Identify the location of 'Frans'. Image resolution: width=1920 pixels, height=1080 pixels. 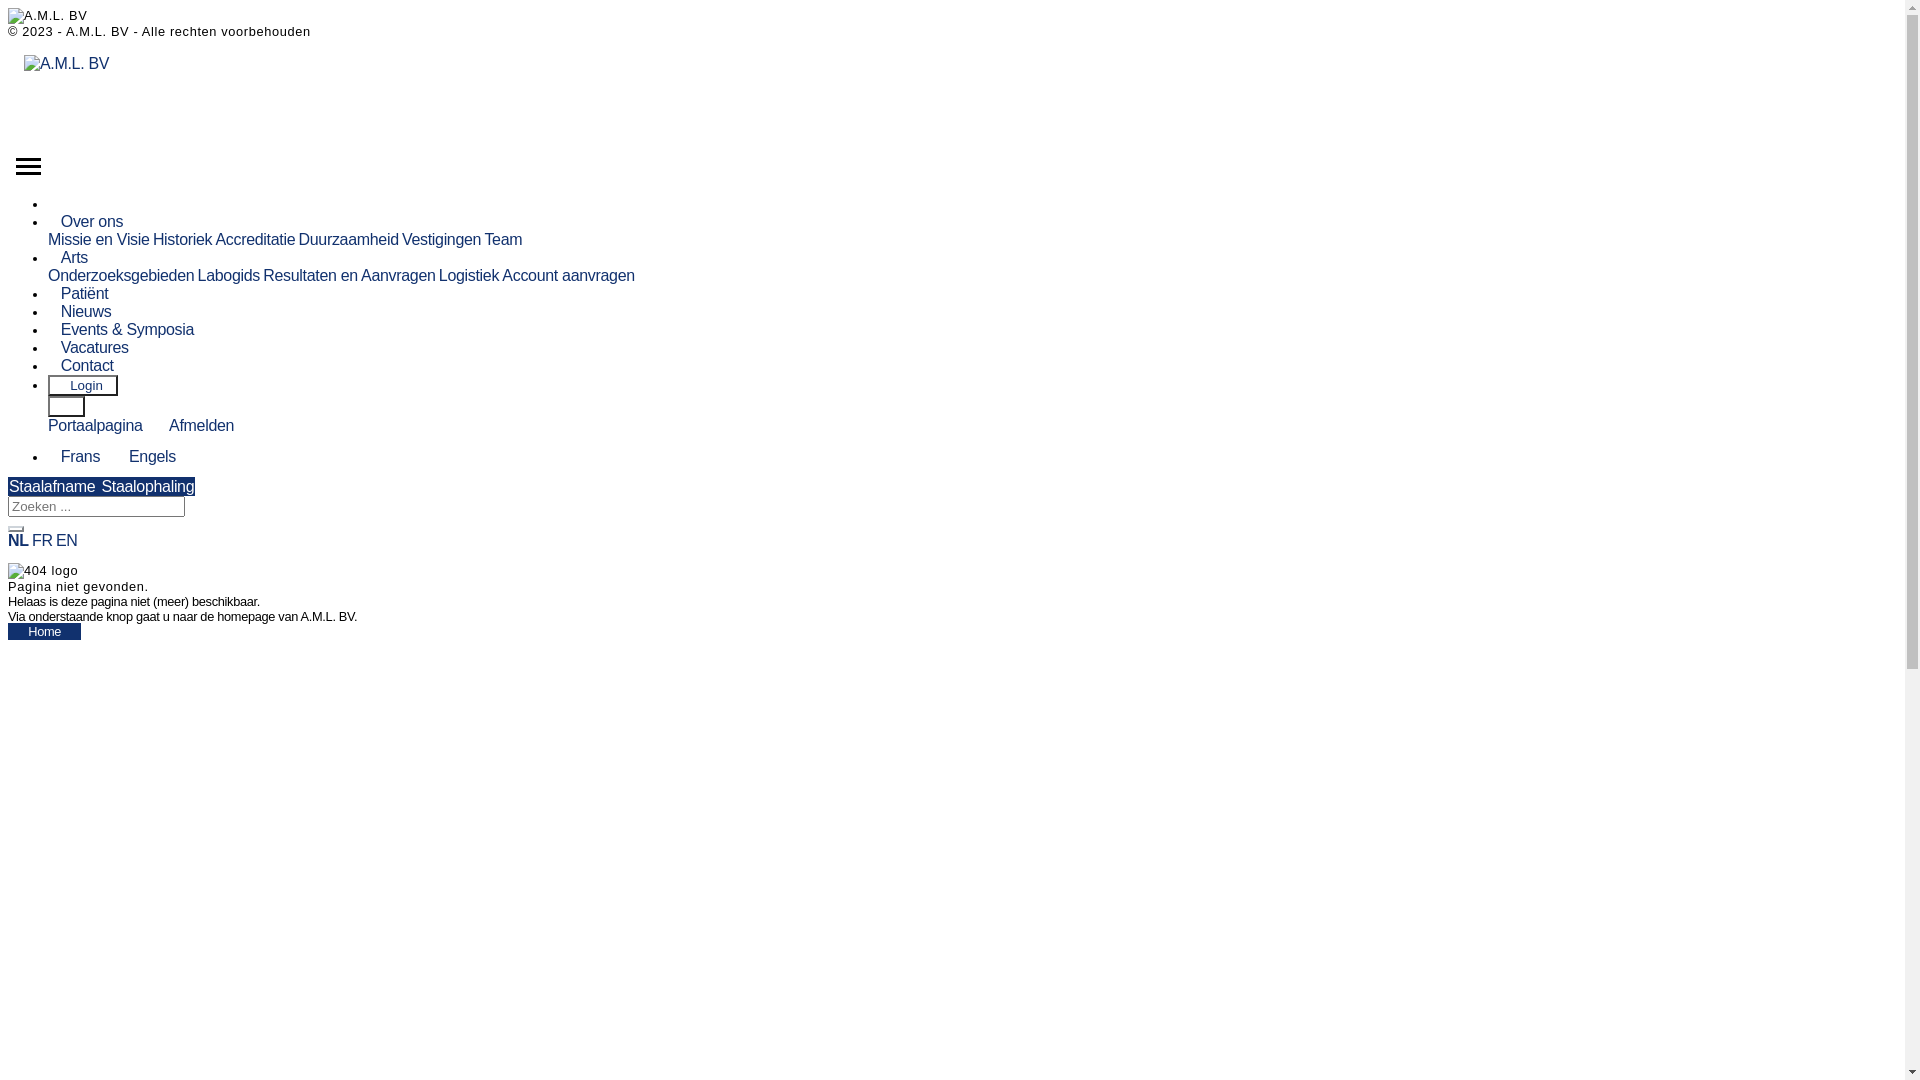
(80, 456).